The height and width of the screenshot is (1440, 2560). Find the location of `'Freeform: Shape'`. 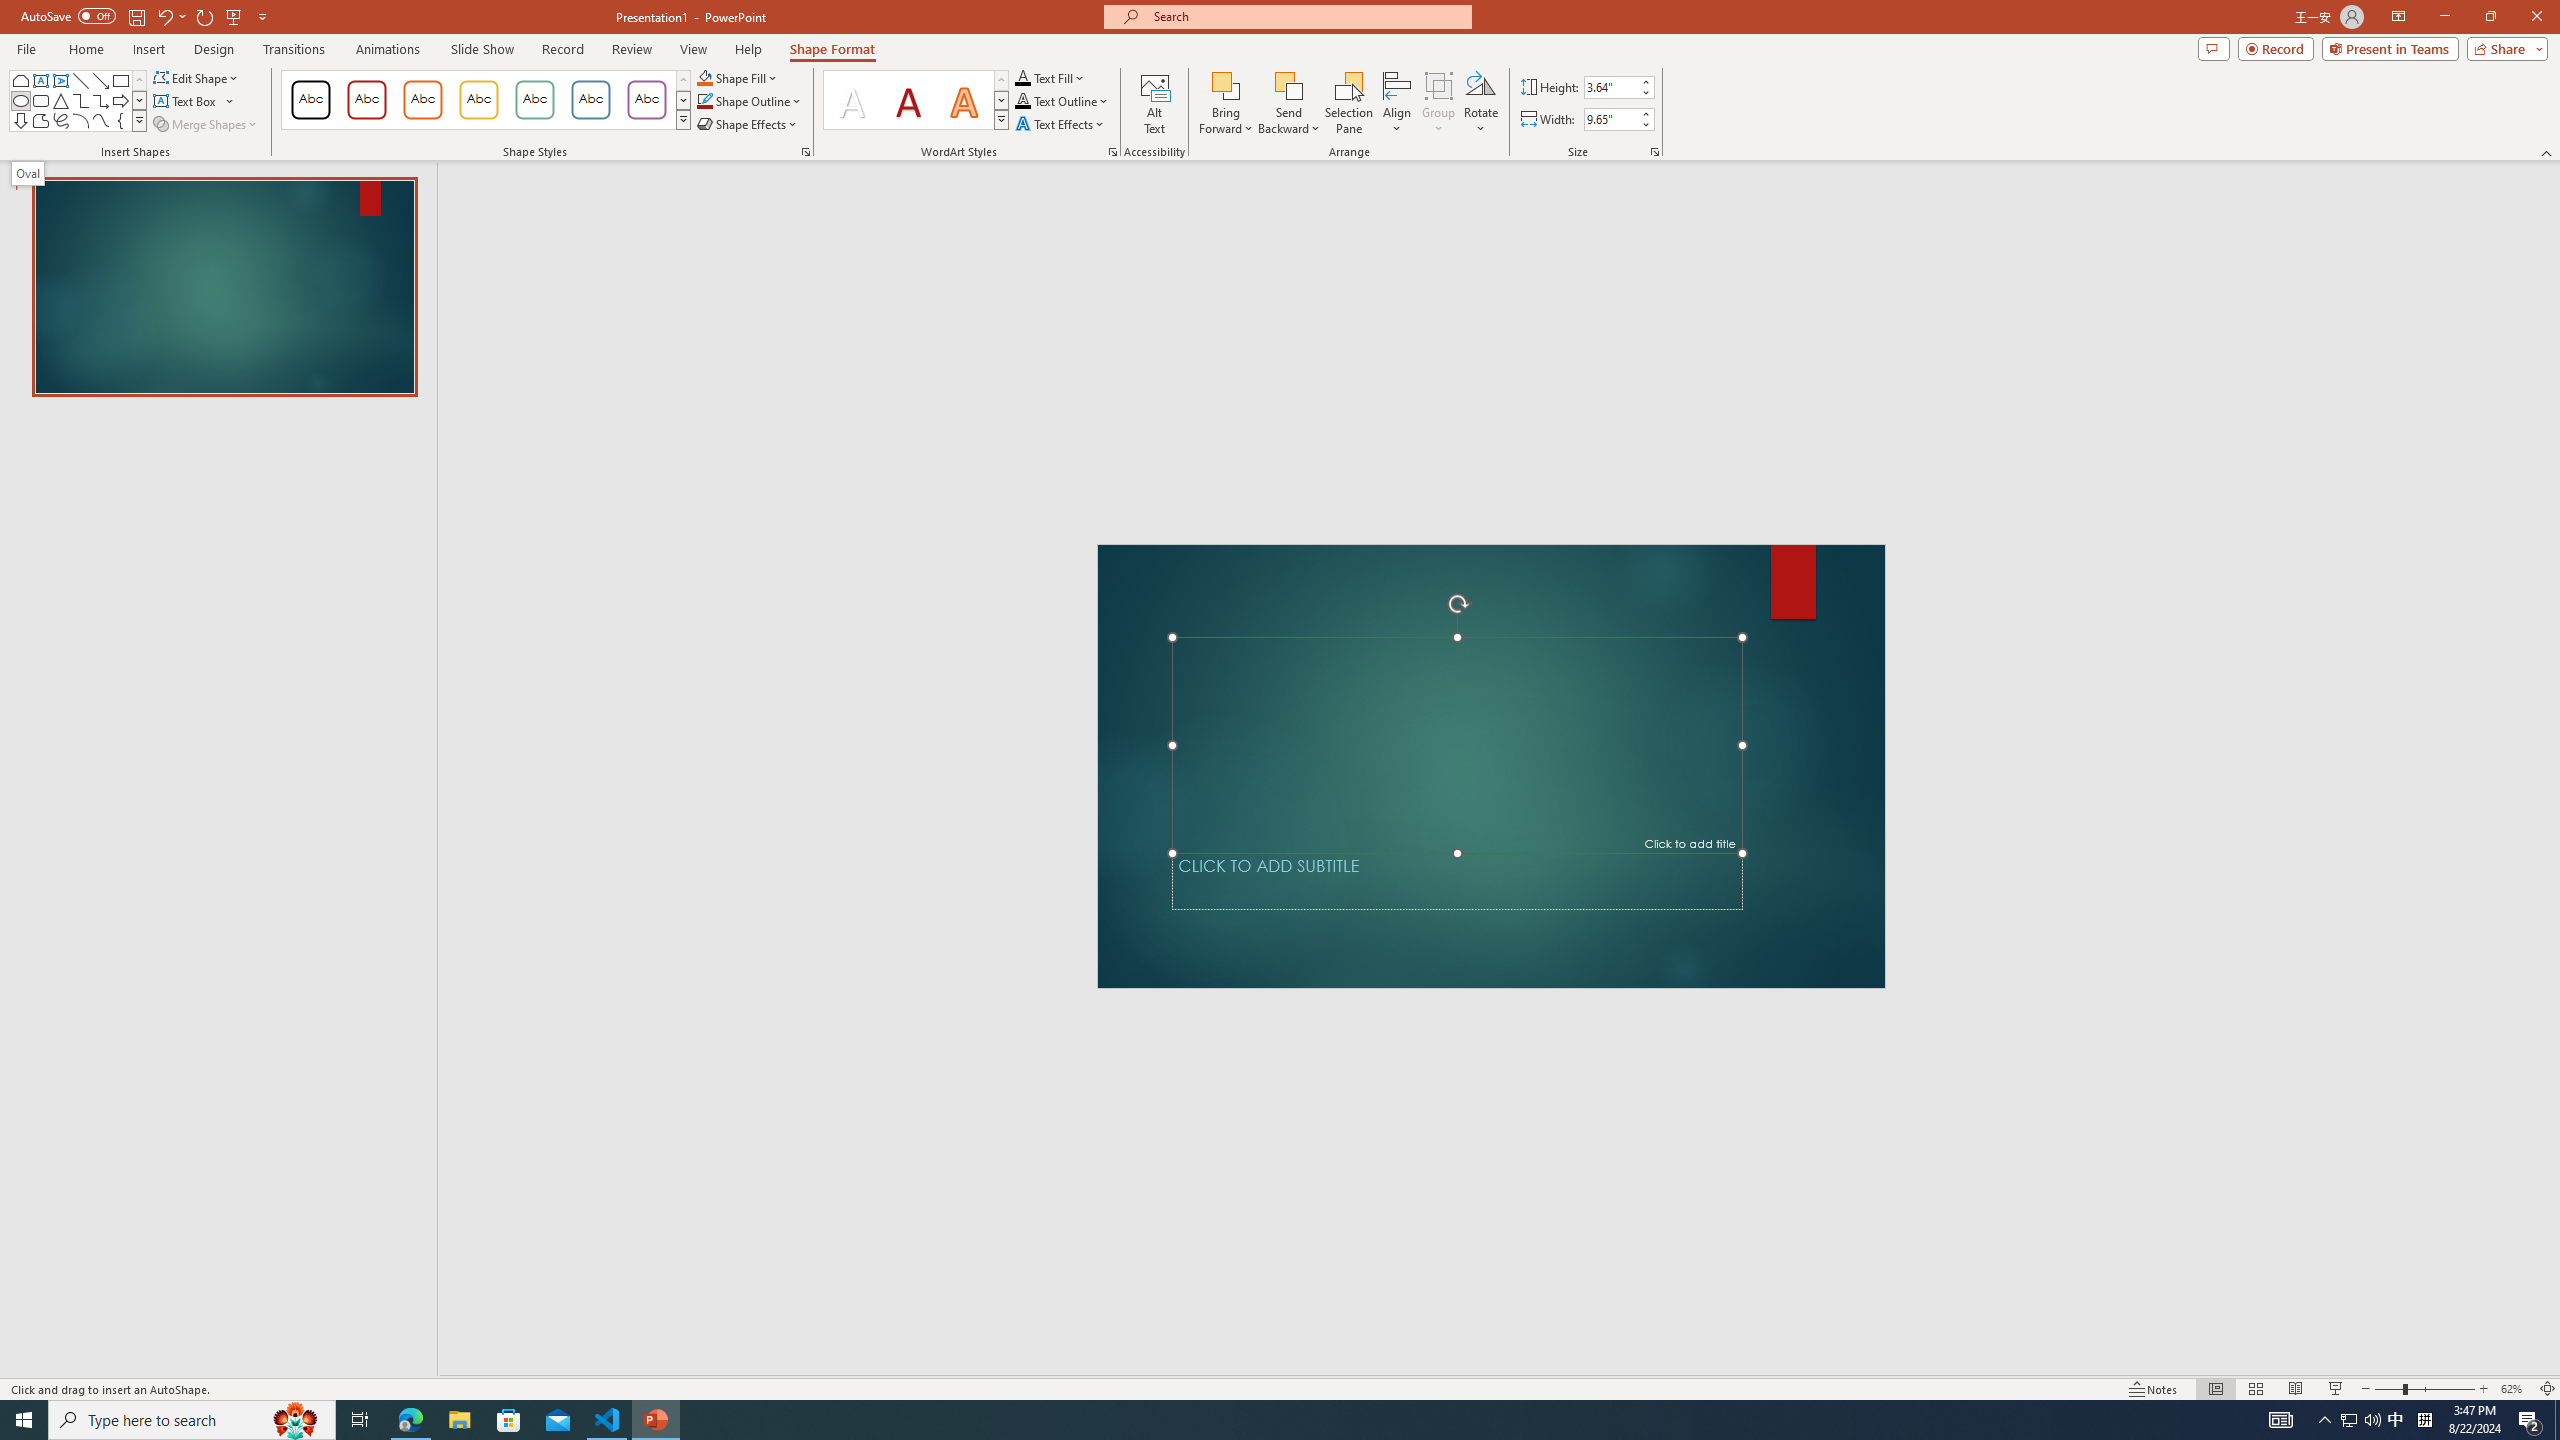

'Freeform: Shape' is located at coordinates (40, 119).